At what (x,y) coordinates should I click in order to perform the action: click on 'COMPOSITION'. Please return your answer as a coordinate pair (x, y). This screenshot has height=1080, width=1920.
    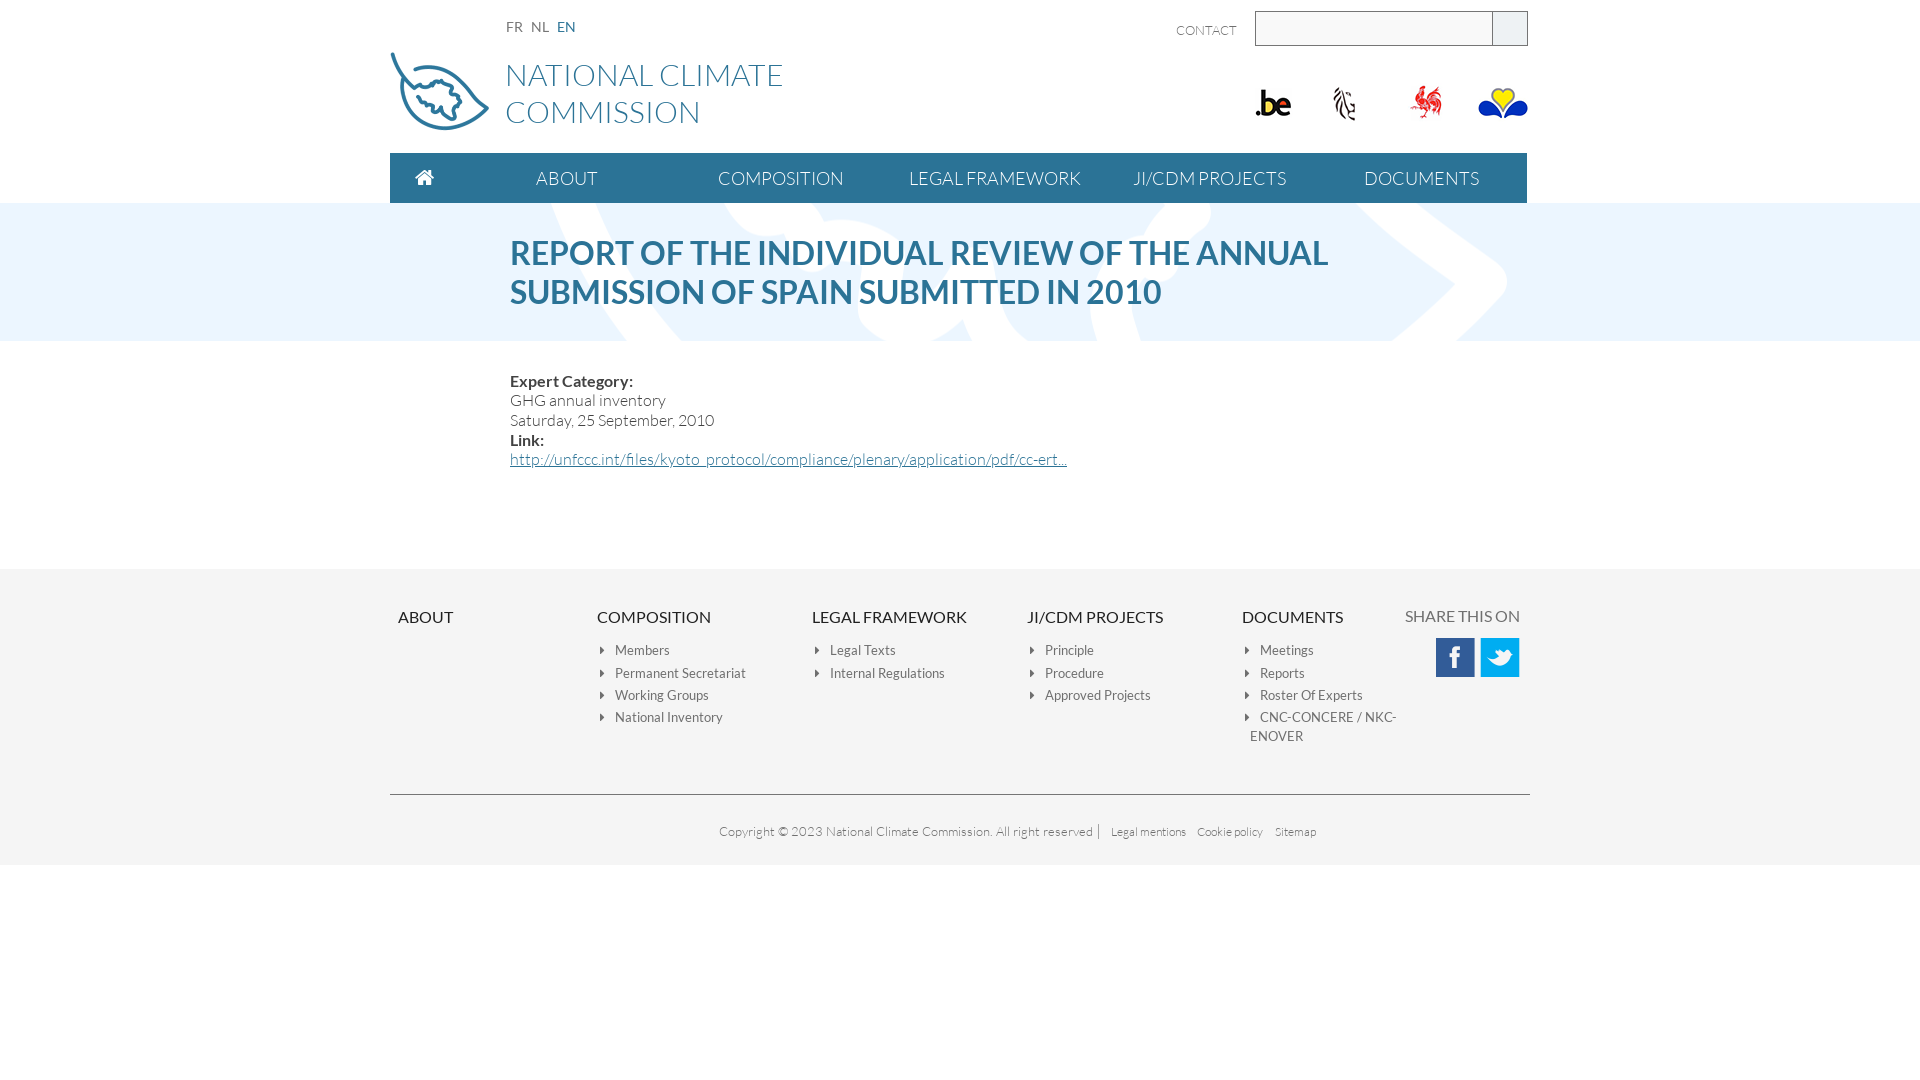
    Looking at the image, I should click on (653, 615).